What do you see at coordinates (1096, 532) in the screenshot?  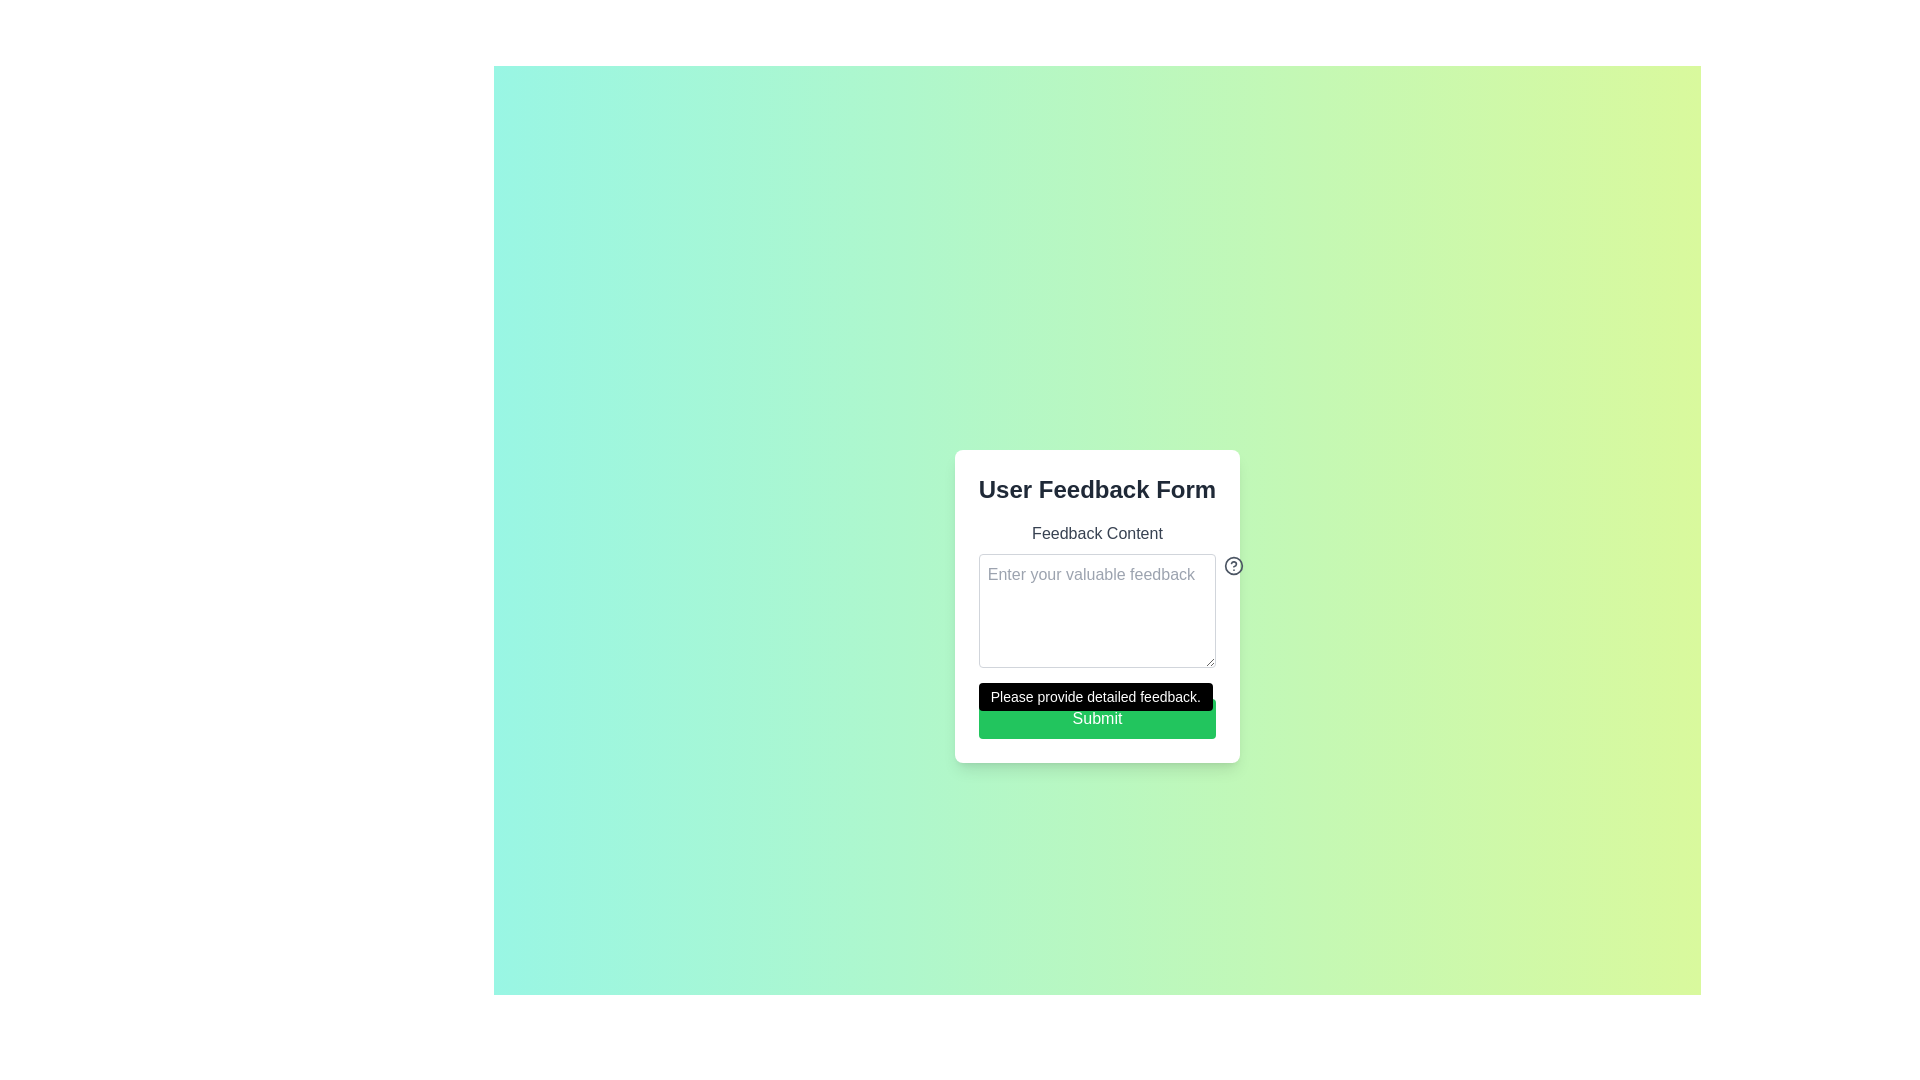 I see `the text label that contains the content 'Feedback Content', which is styled in medium gray and positioned above the feedback text area` at bounding box center [1096, 532].